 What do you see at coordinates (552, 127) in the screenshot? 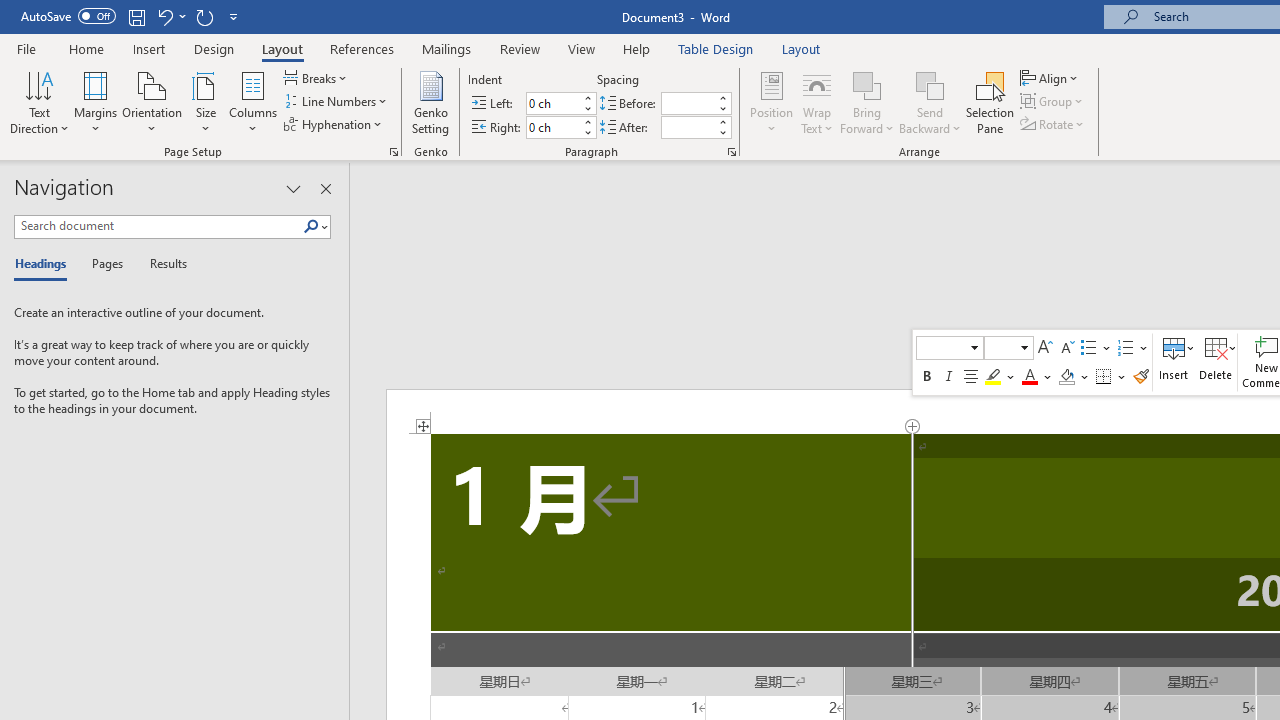
I see `'Indent Right'` at bounding box center [552, 127].